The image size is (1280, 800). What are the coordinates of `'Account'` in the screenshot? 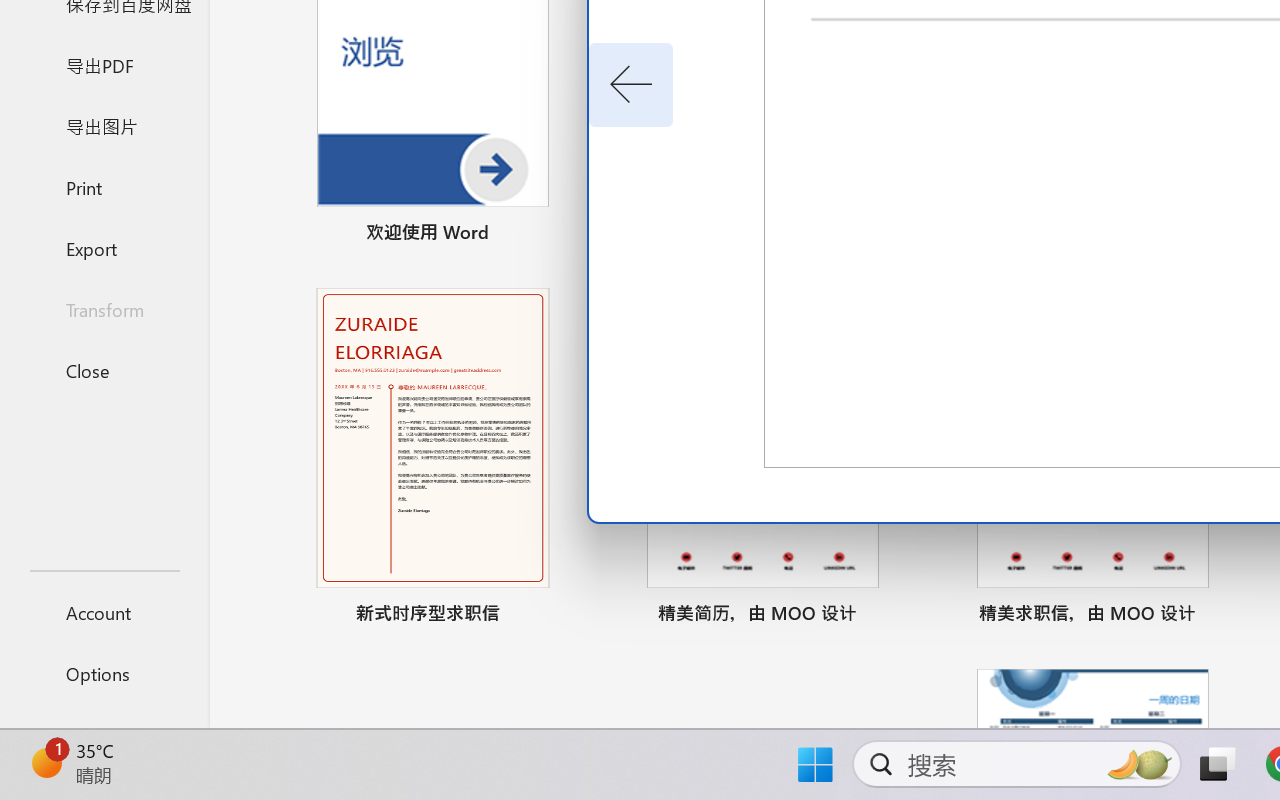 It's located at (103, 612).